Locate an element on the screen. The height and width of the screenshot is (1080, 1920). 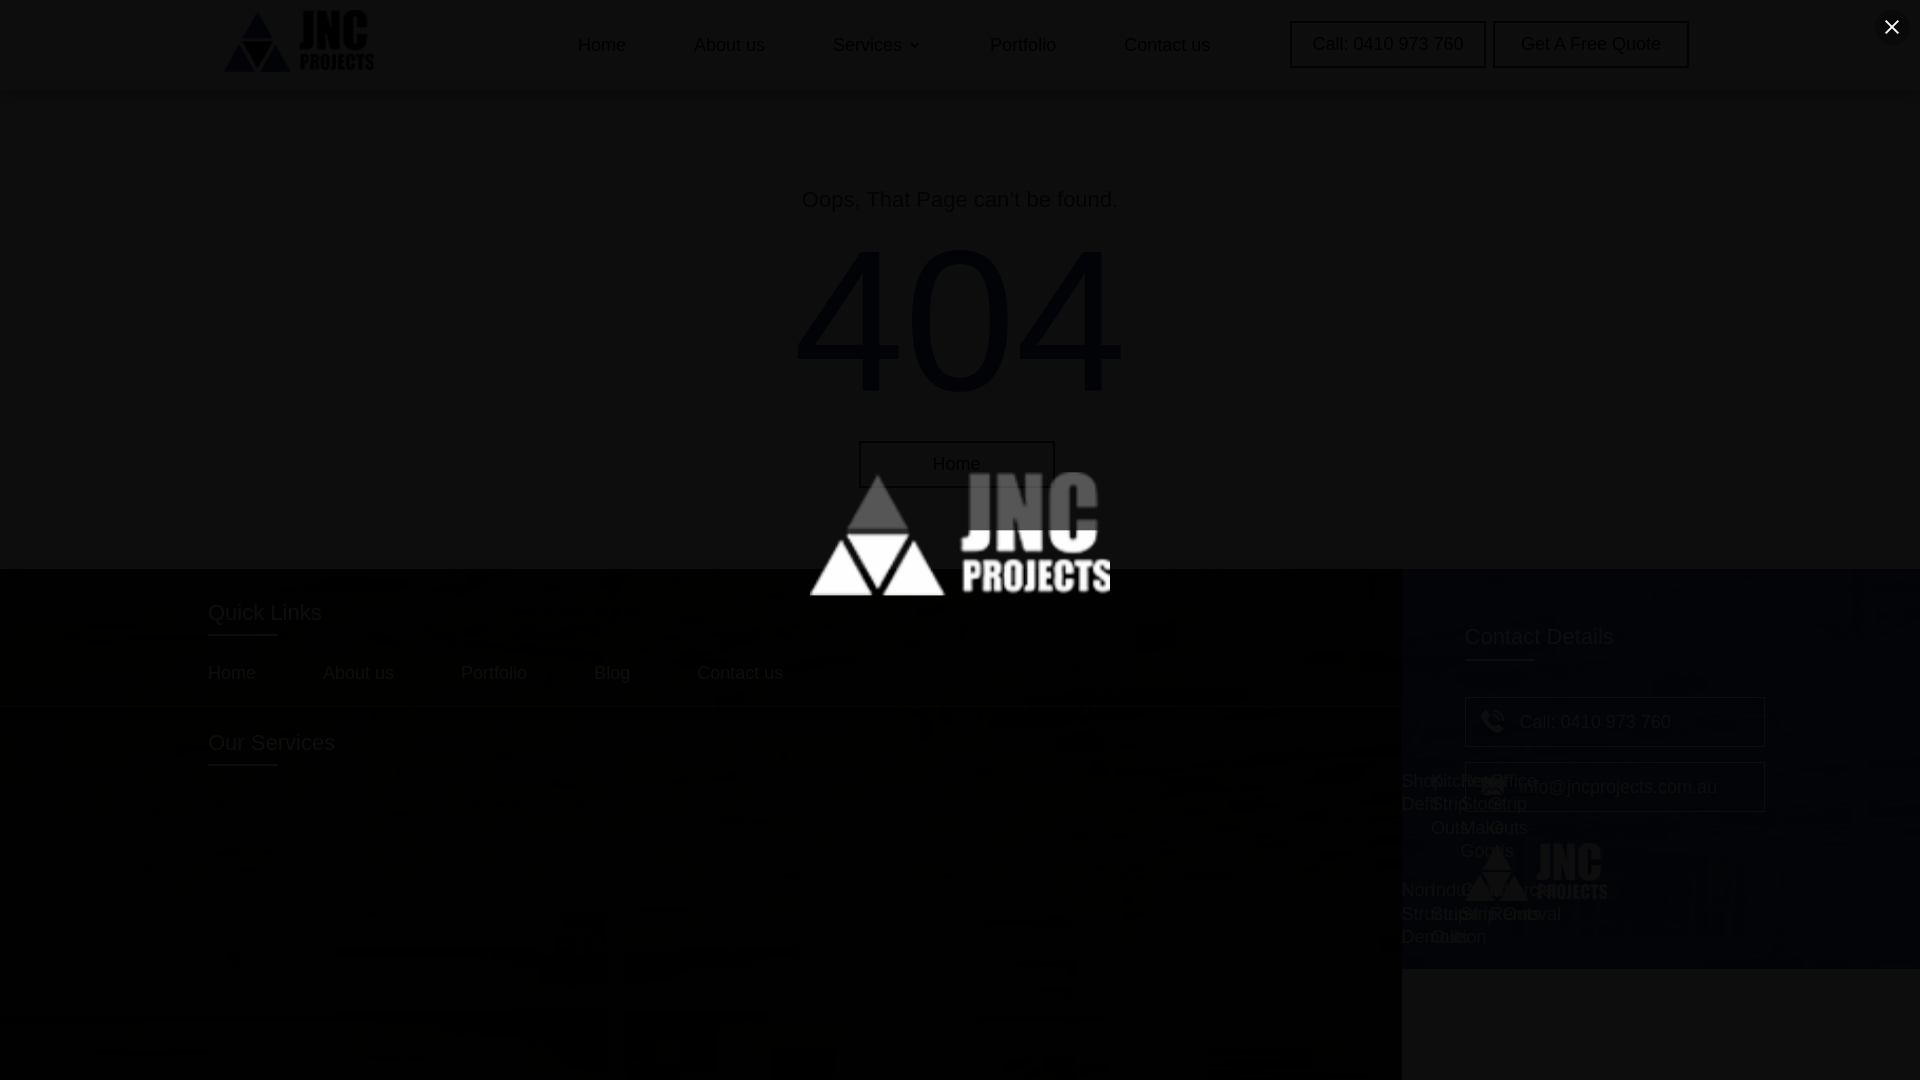
'Call: 0410 973 760' is located at coordinates (1386, 44).